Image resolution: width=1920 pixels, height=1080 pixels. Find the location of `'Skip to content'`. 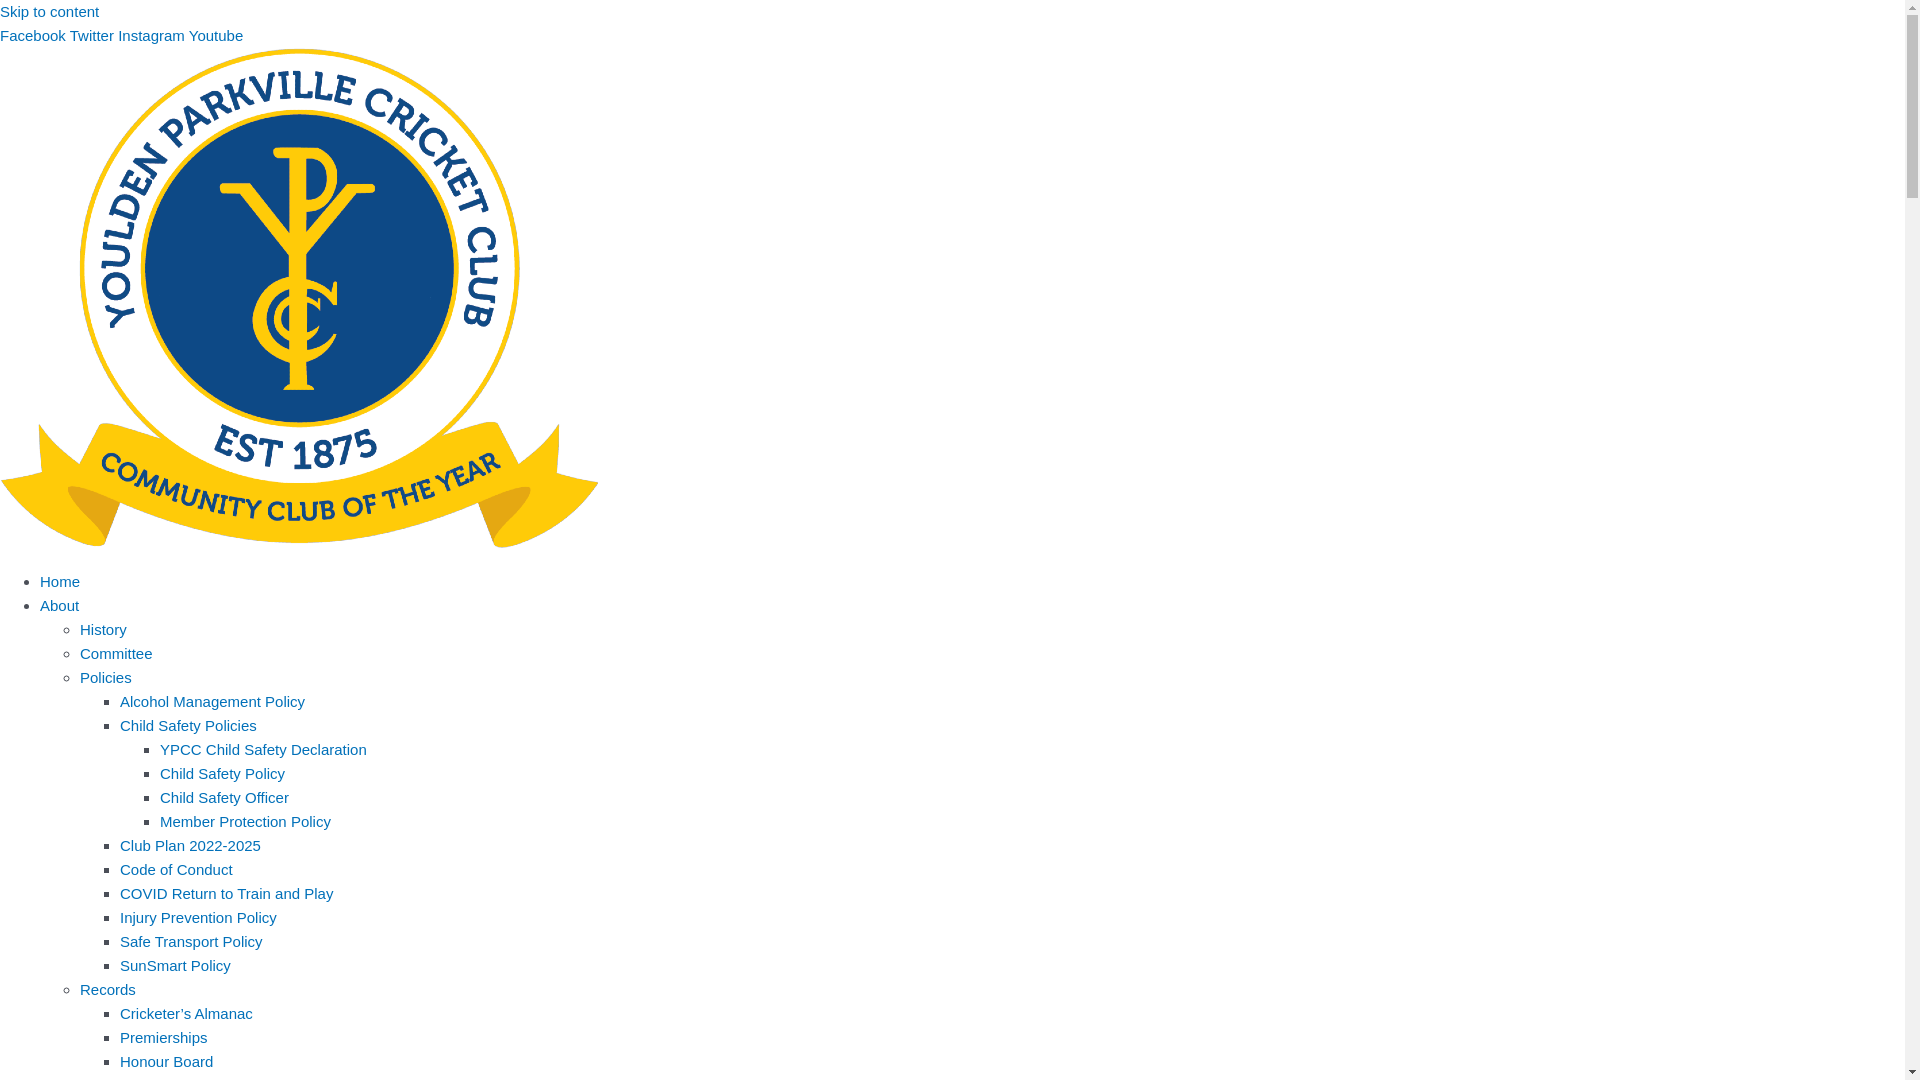

'Skip to content' is located at coordinates (49, 11).